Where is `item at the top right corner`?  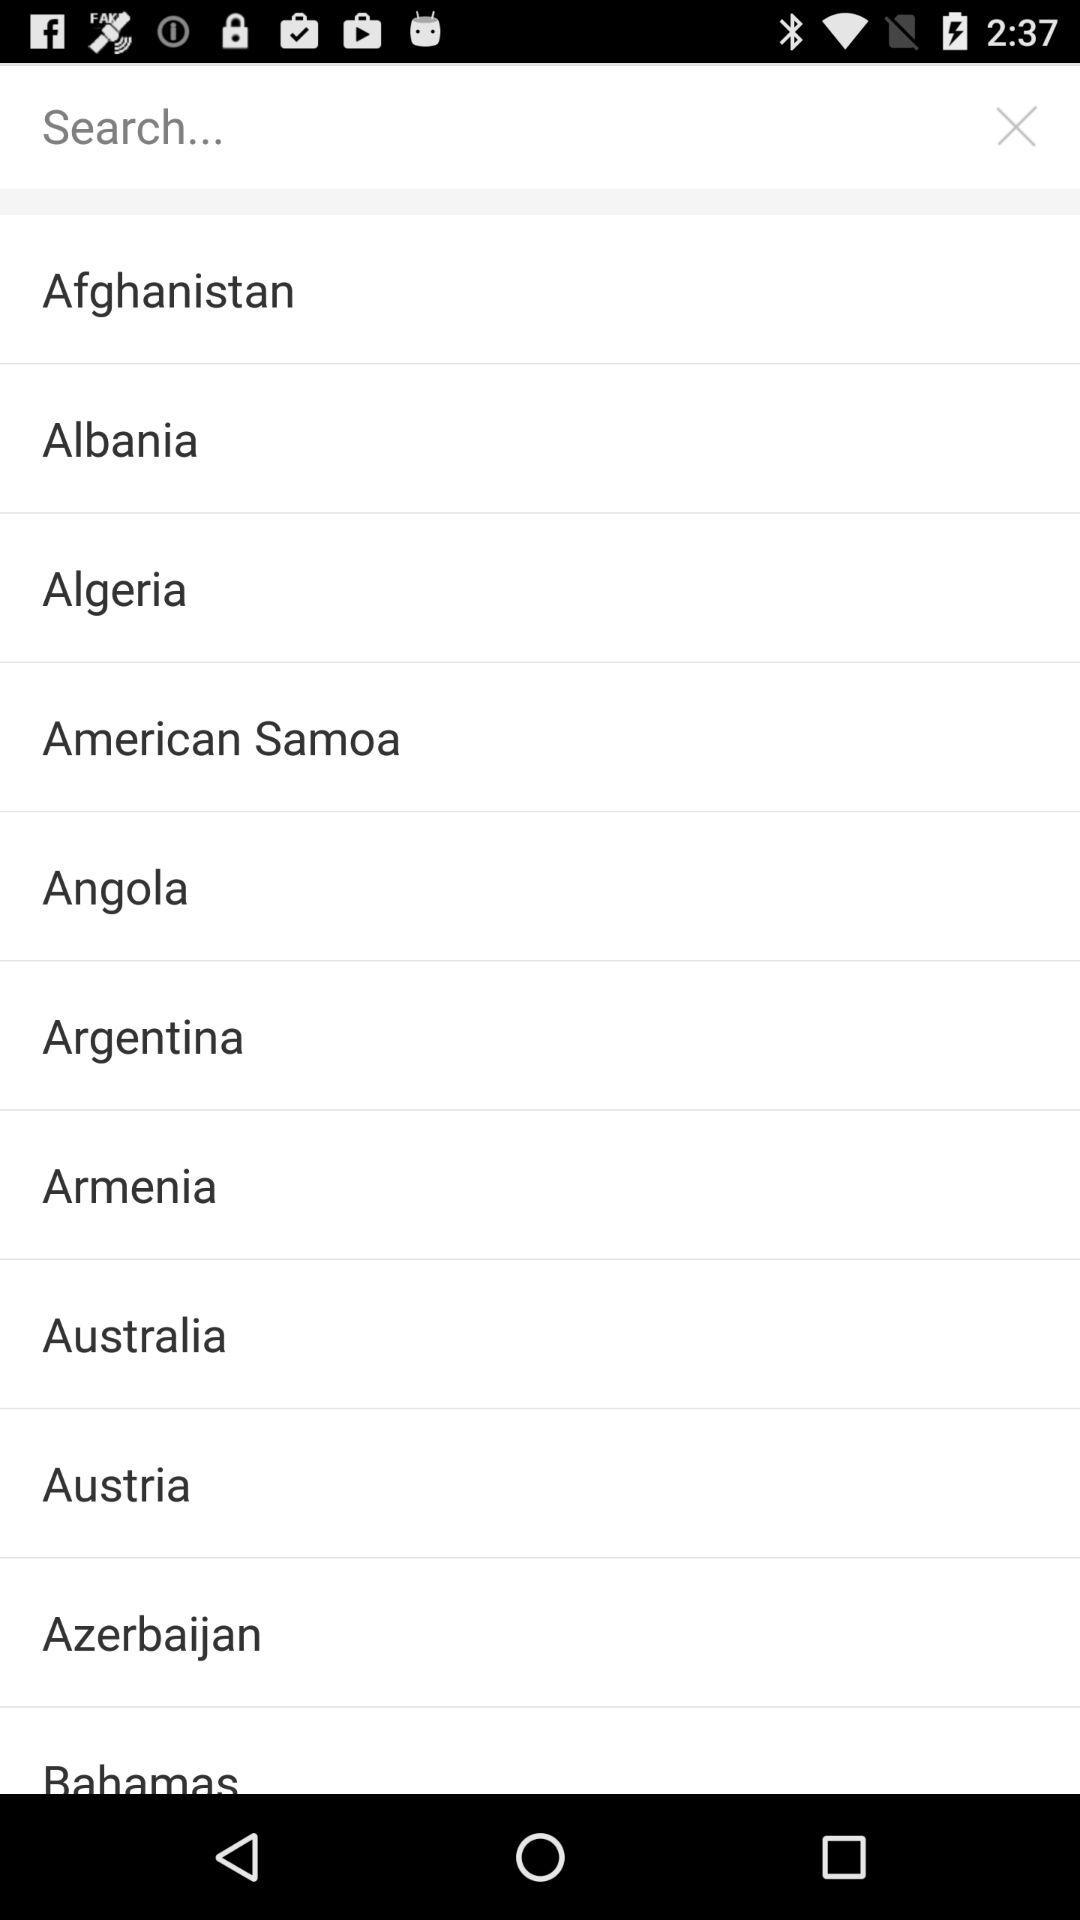 item at the top right corner is located at coordinates (1017, 124).